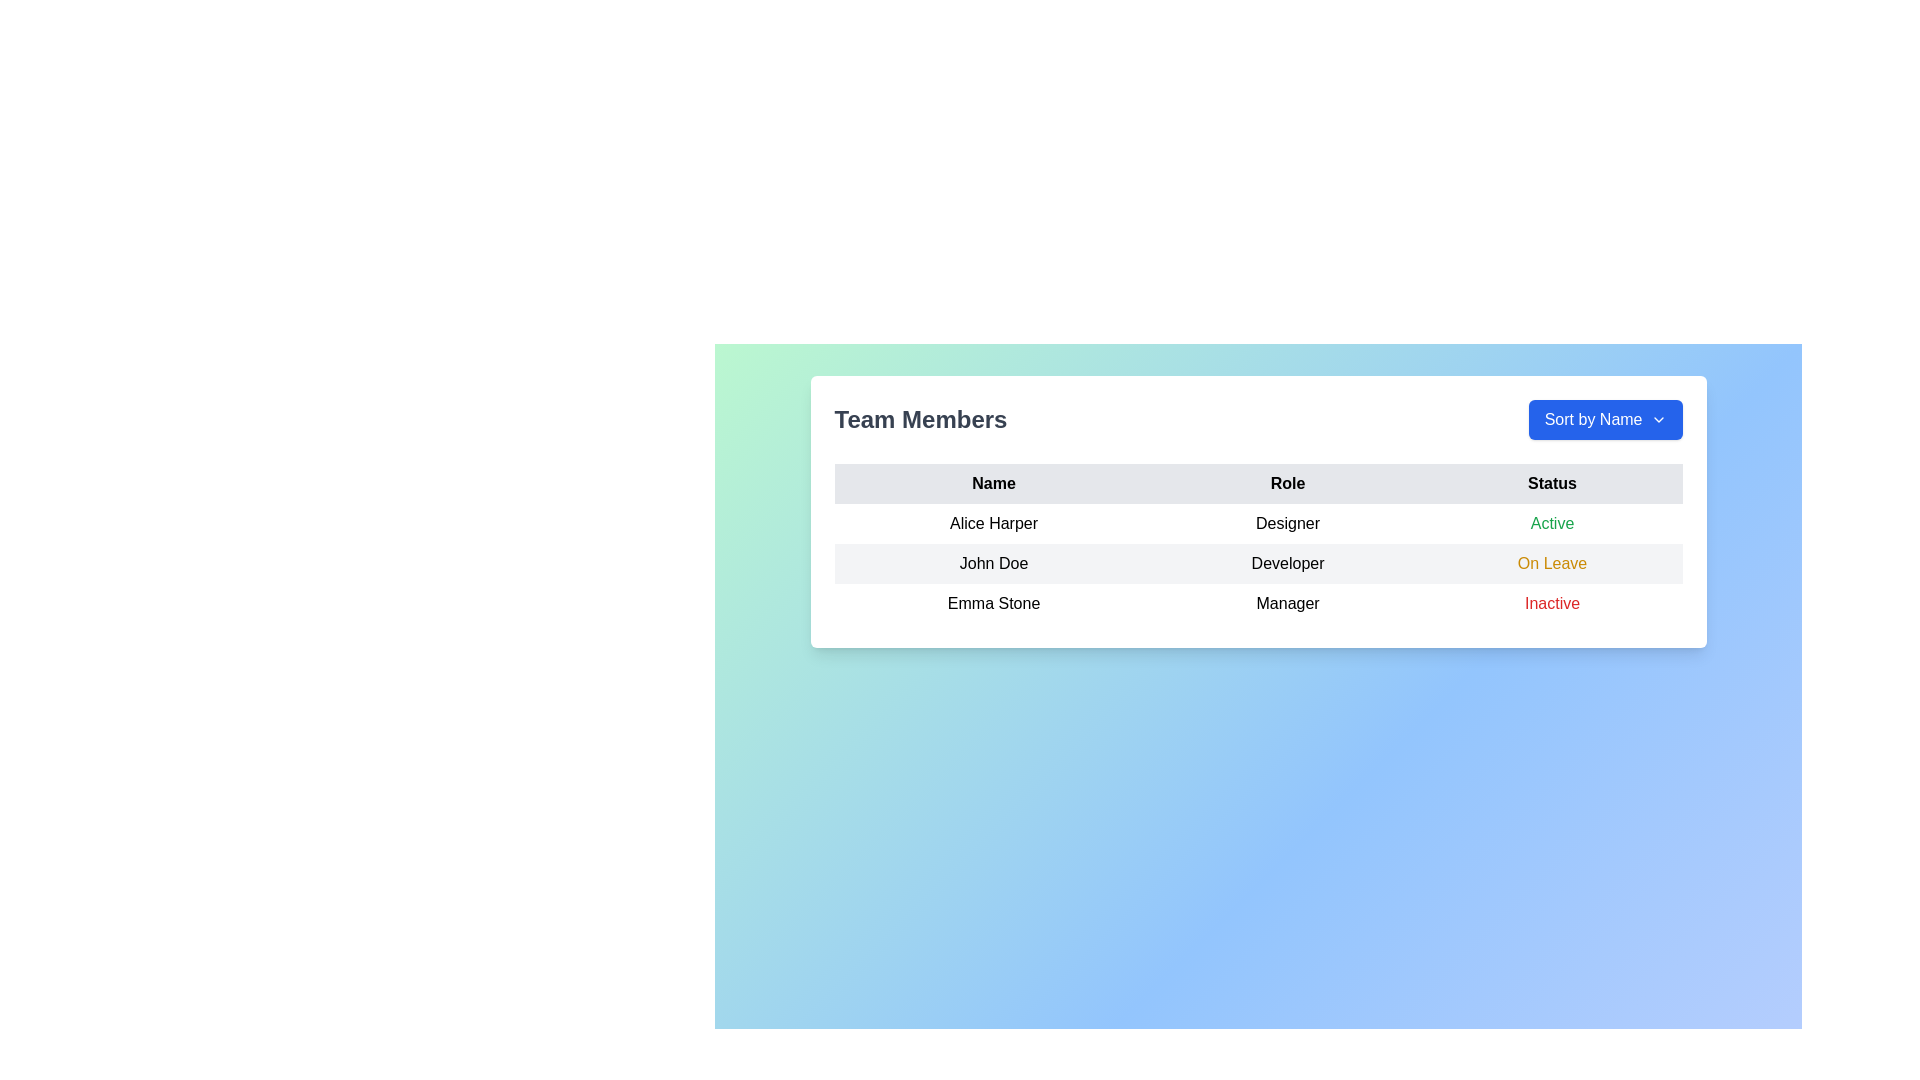 This screenshot has width=1920, height=1080. Describe the element at coordinates (1257, 563) in the screenshot. I see `the second row of the table displaying information about the team member 'John Doe', which includes the role 'Developer' and status 'On Leave'` at that location.